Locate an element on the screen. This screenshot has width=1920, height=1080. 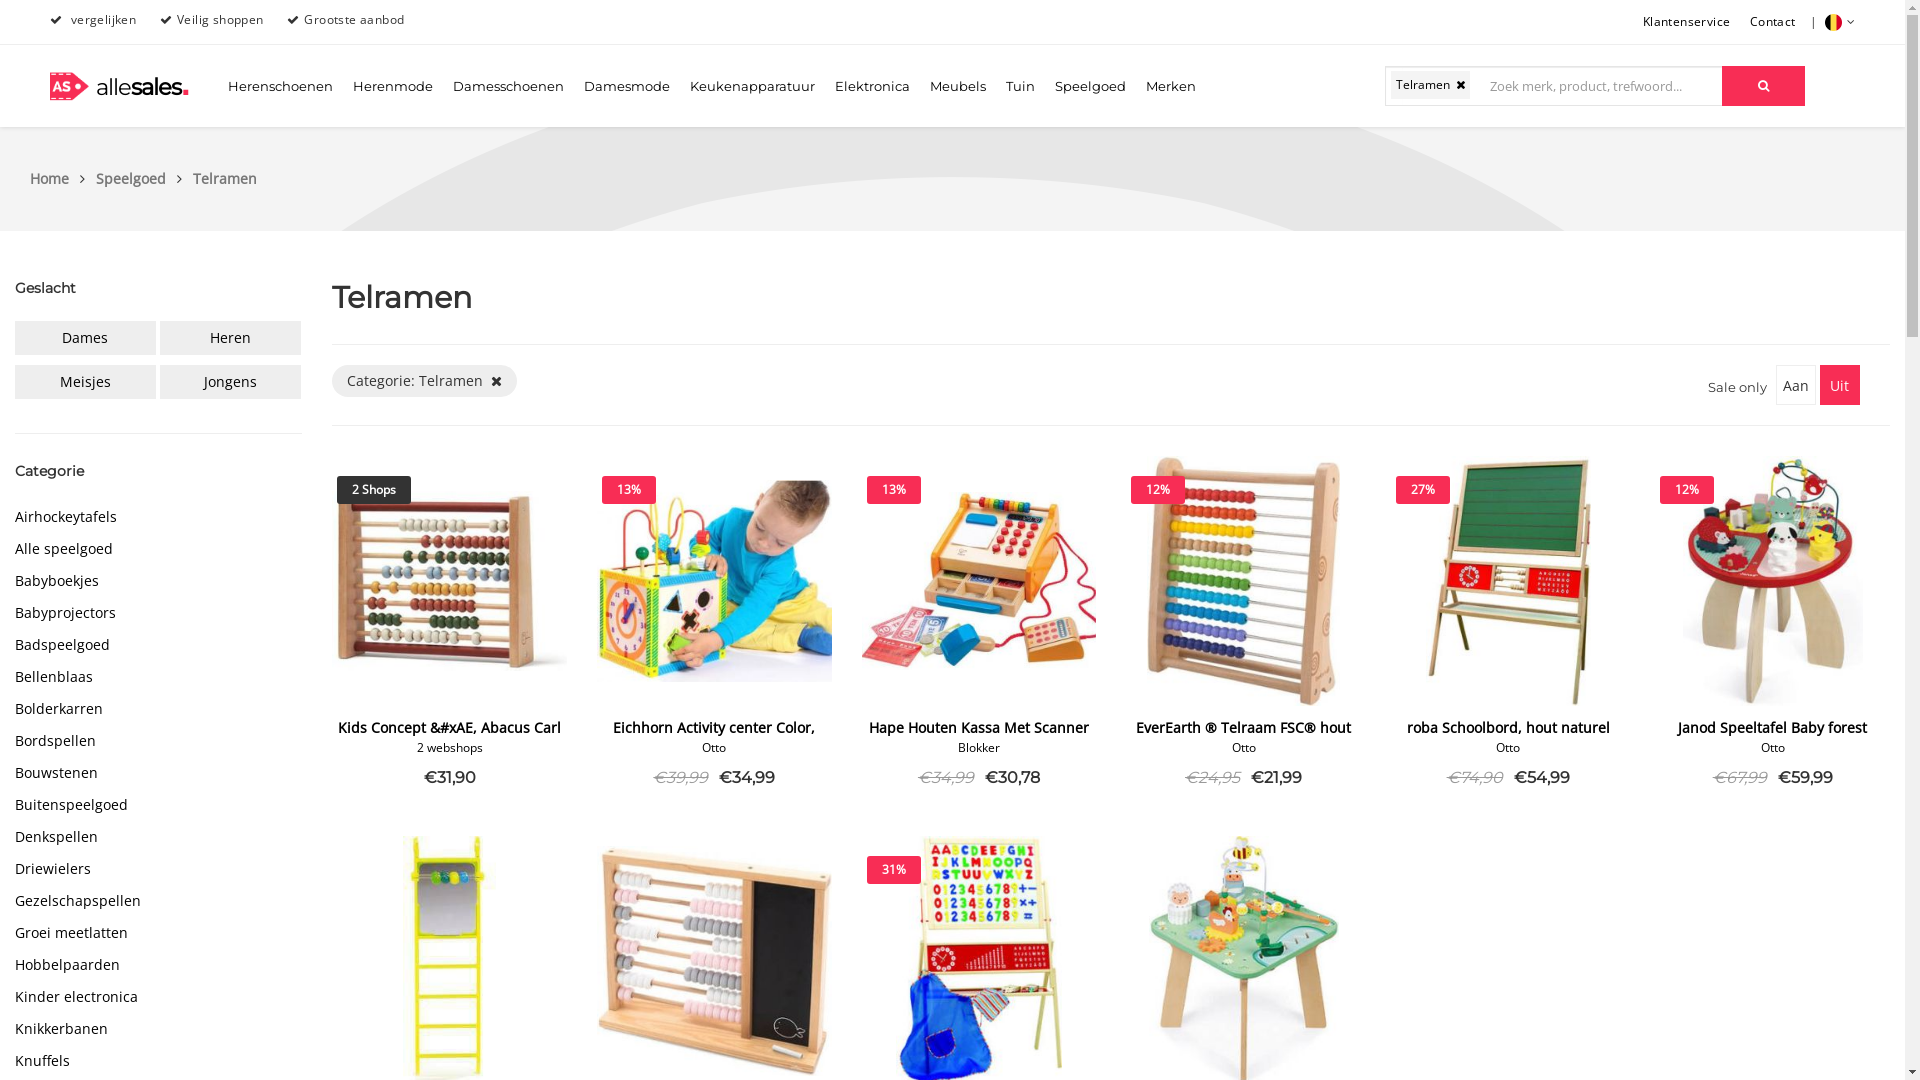
'Alle speelgoed' is located at coordinates (157, 548).